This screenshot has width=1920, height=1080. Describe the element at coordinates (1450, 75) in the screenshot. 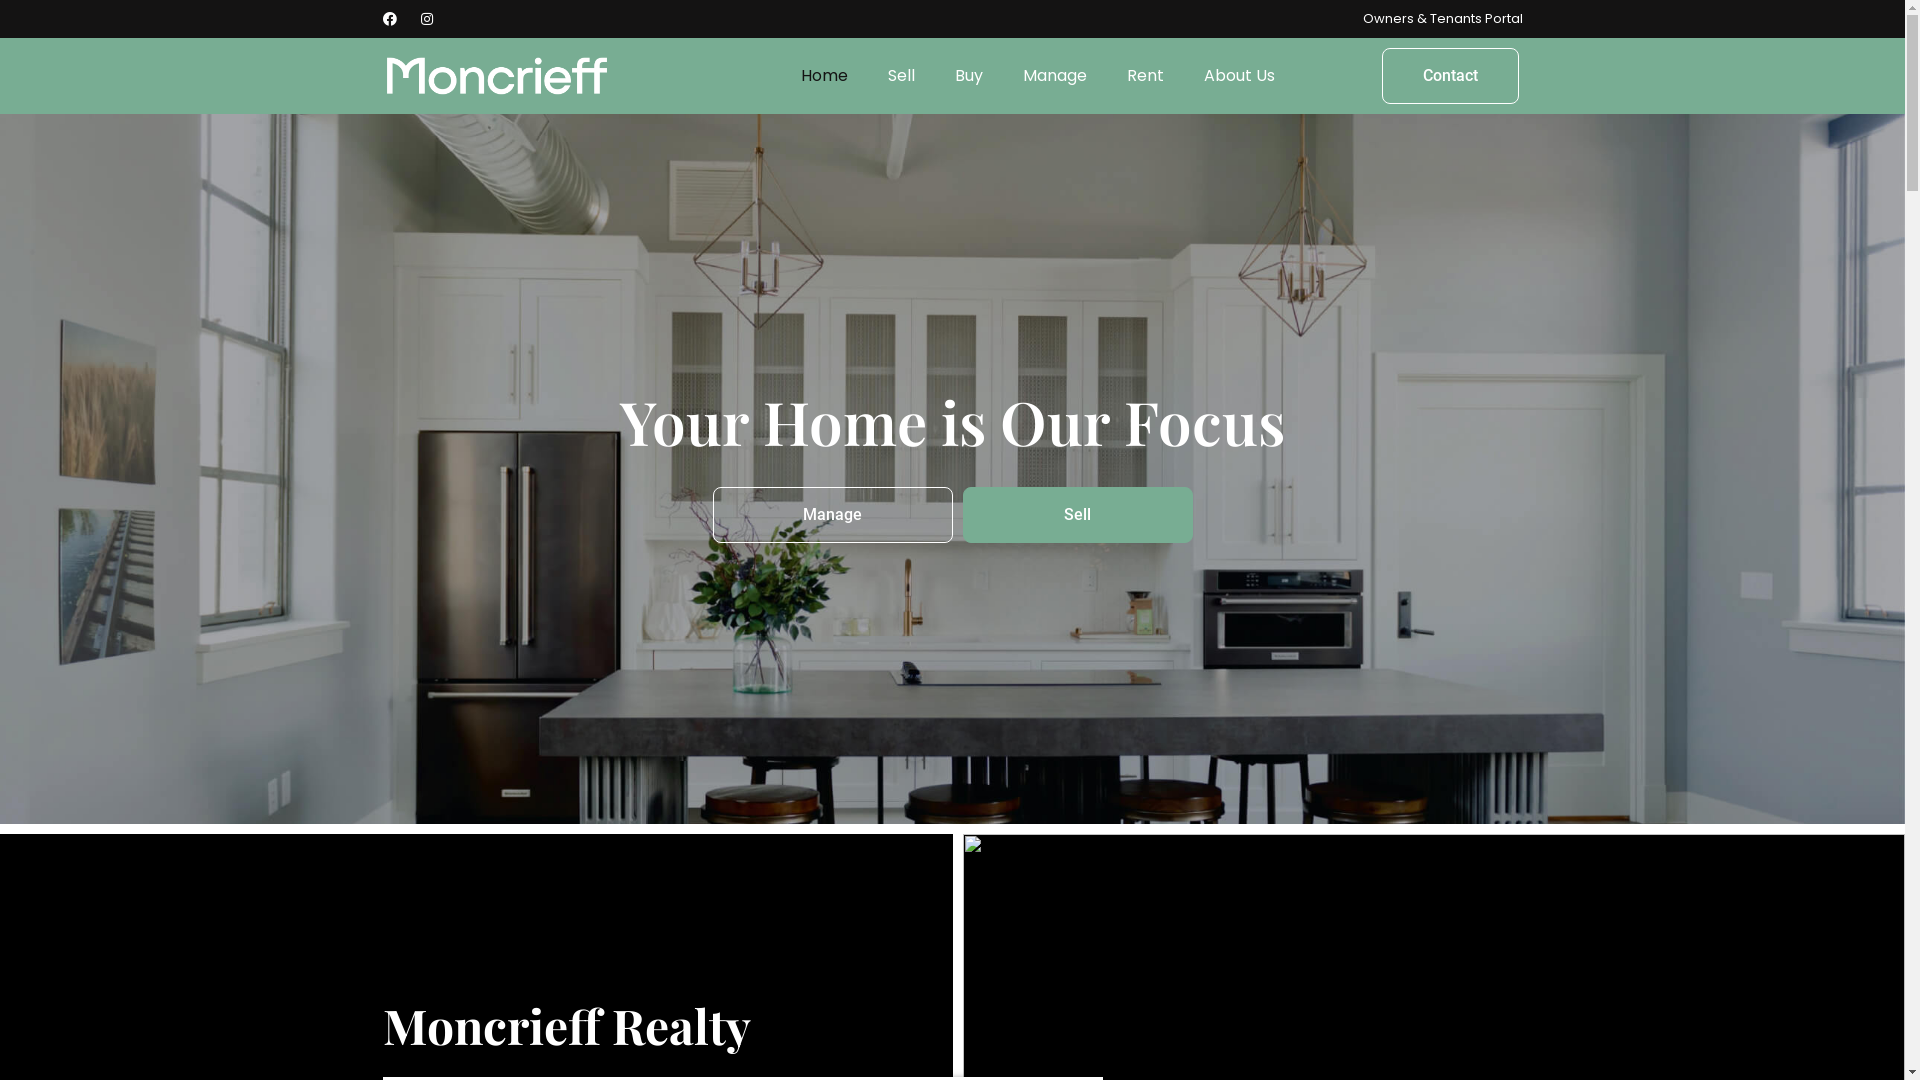

I see `'Contact'` at that location.